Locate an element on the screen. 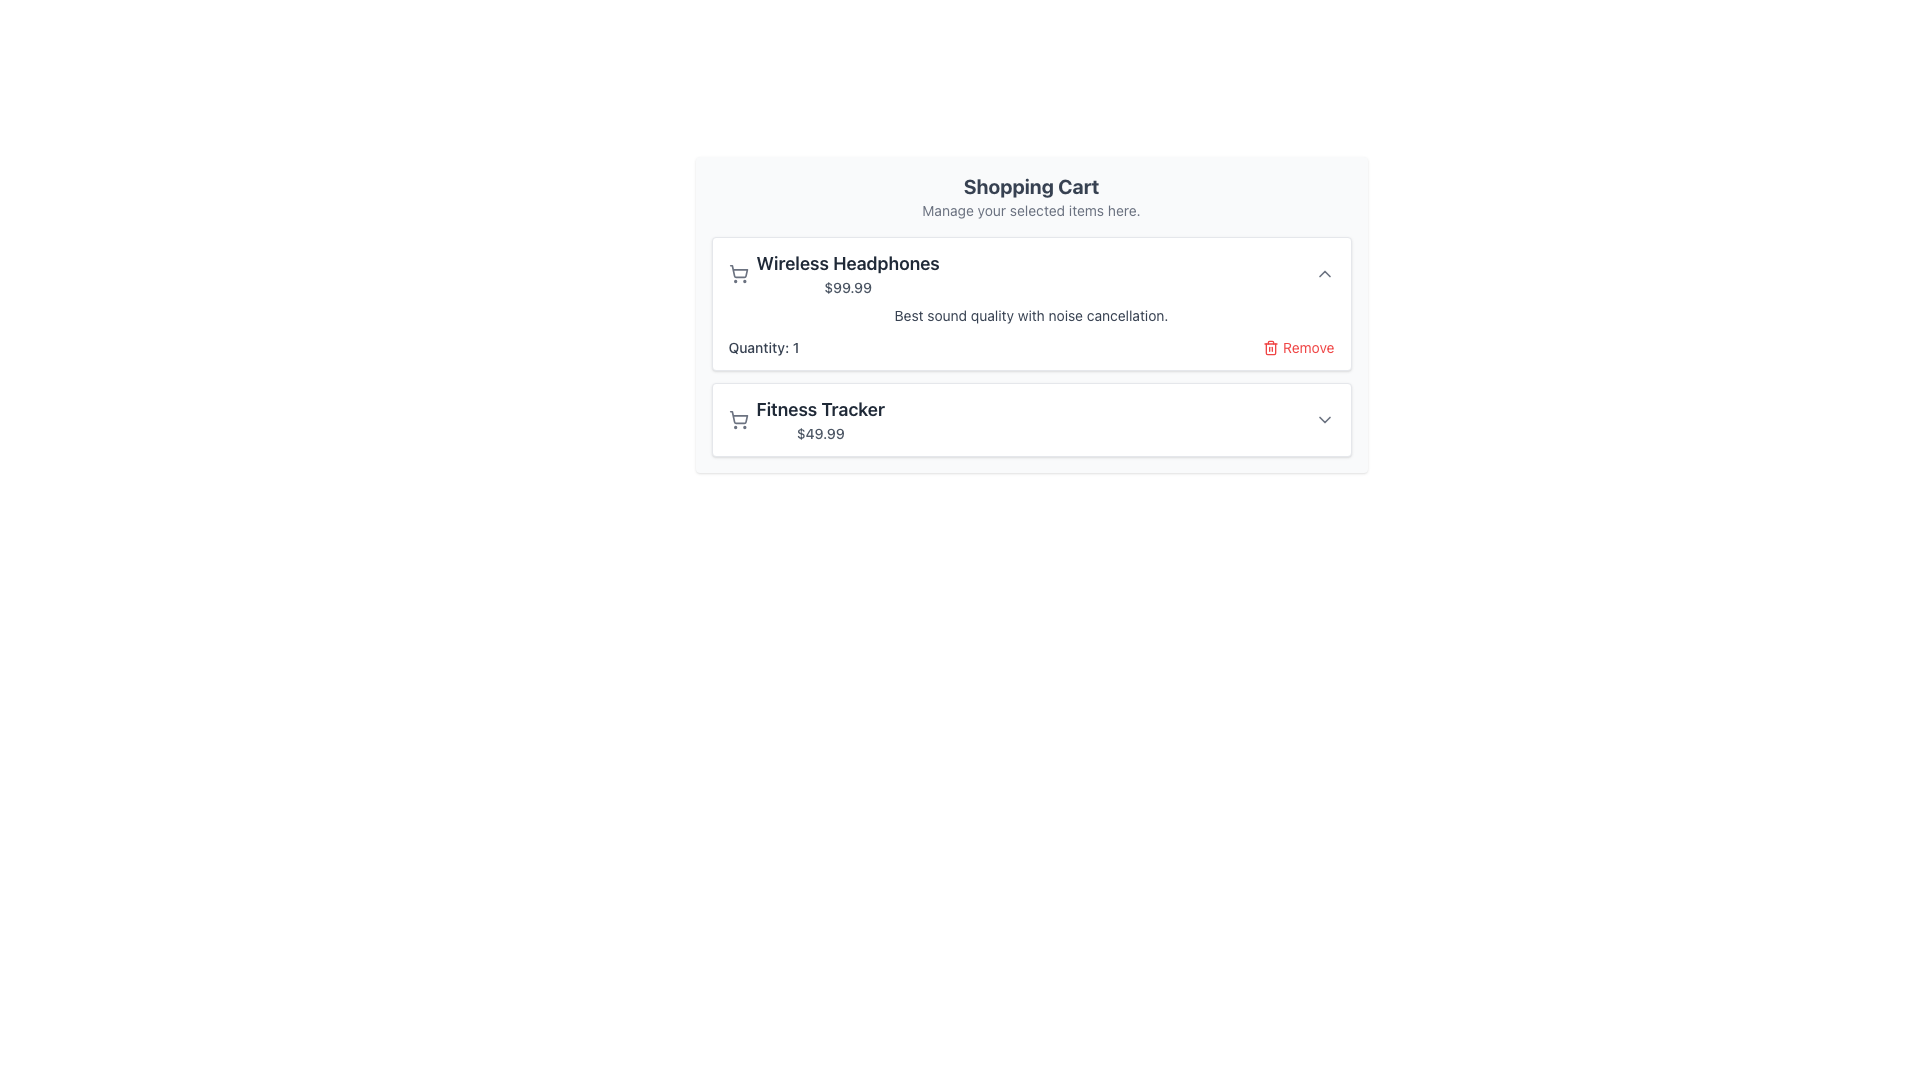 The height and width of the screenshot is (1080, 1920). the text displayed in the TextBlock that shows the name and price of the product in the shopping cart, located to the right of the shopping cart icon and above the product description is located at coordinates (848, 273).